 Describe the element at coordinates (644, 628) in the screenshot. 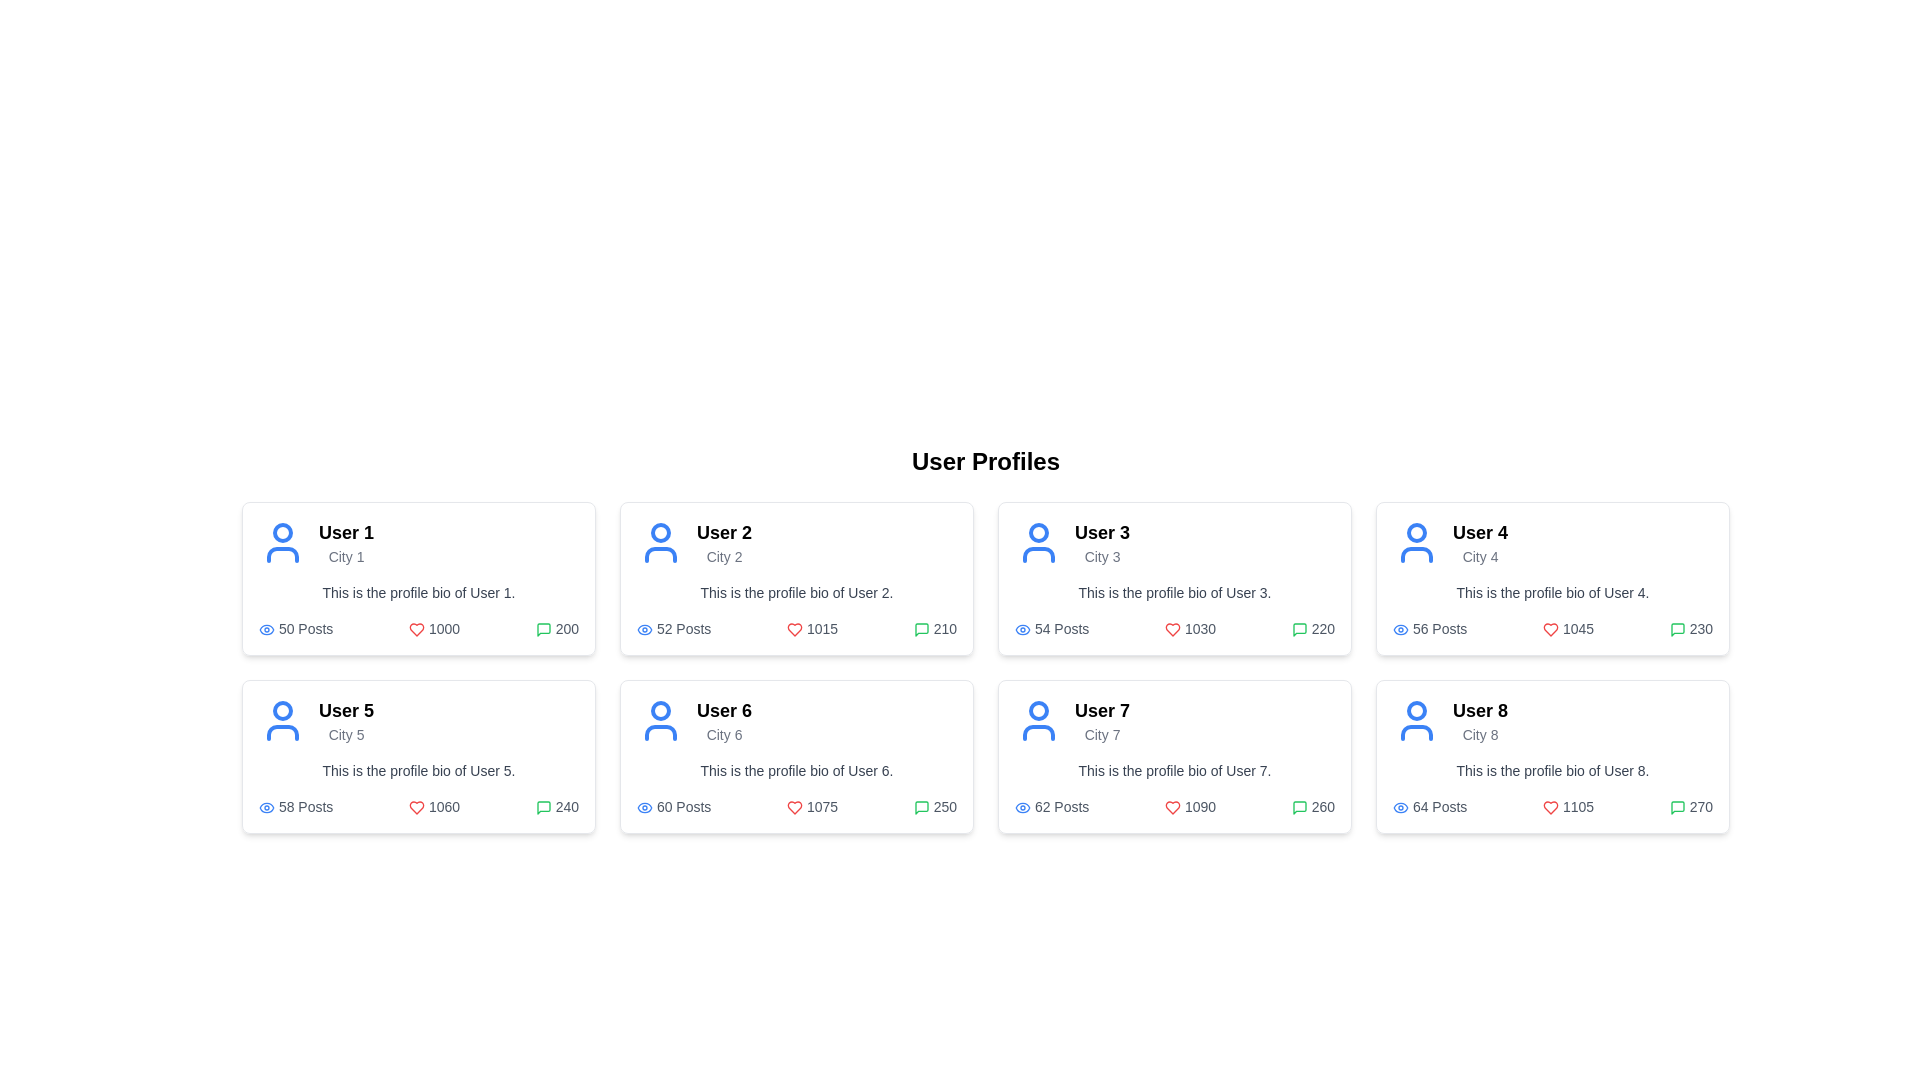

I see `the visibility icon located at the bottom-left corner of the second profile card in the top row of the grid layout` at that location.